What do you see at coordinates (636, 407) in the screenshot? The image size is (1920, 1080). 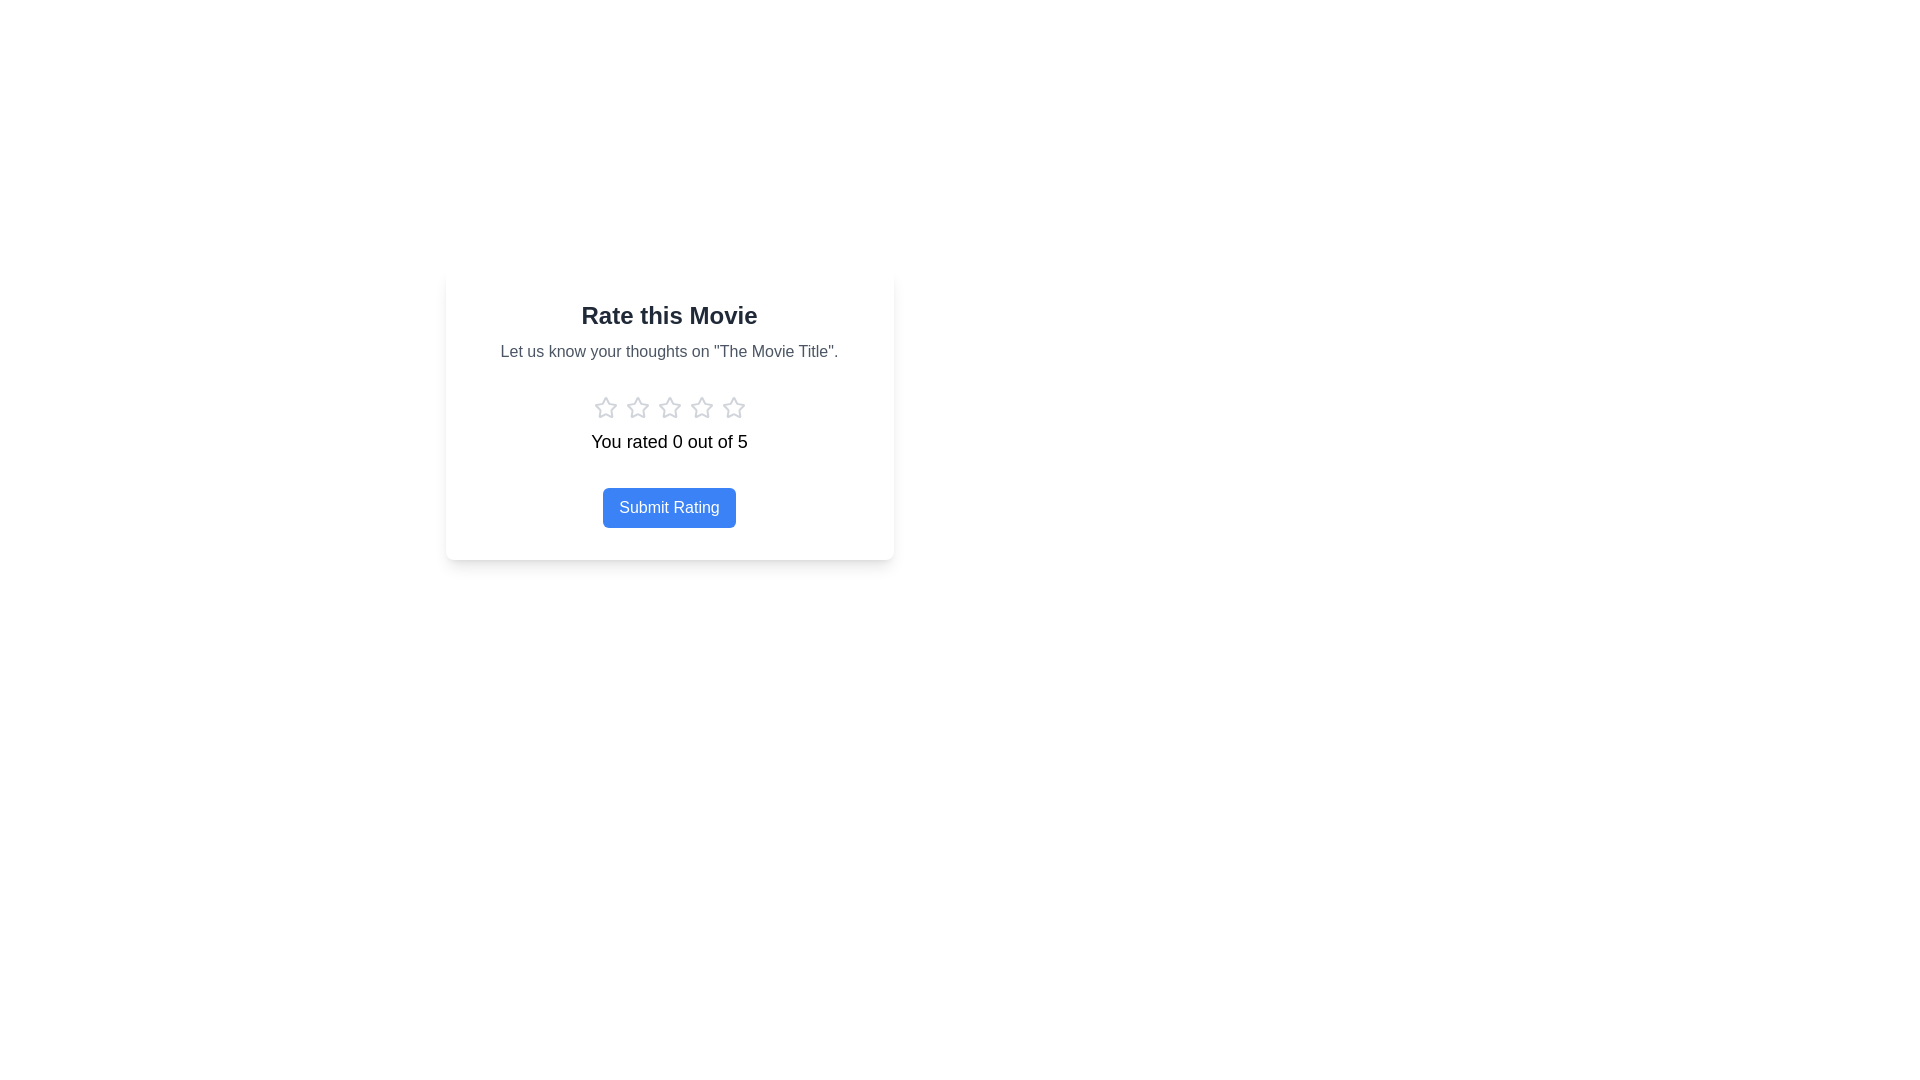 I see `the second star-shaped rating icon, which is gray and part of a row of five stars used for rating a movie` at bounding box center [636, 407].